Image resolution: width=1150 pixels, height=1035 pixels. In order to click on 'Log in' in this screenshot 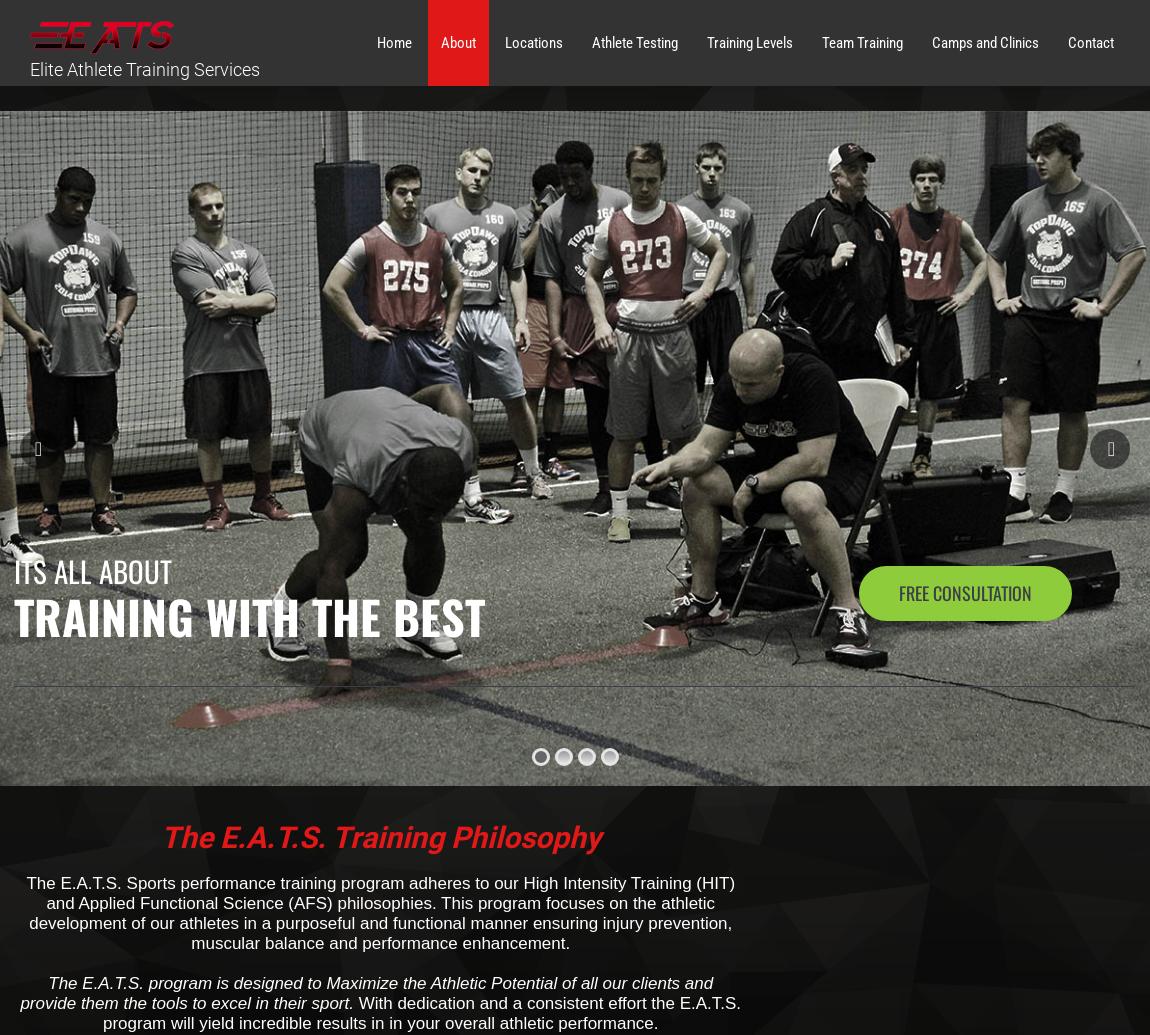, I will do `click(855, 582)`.